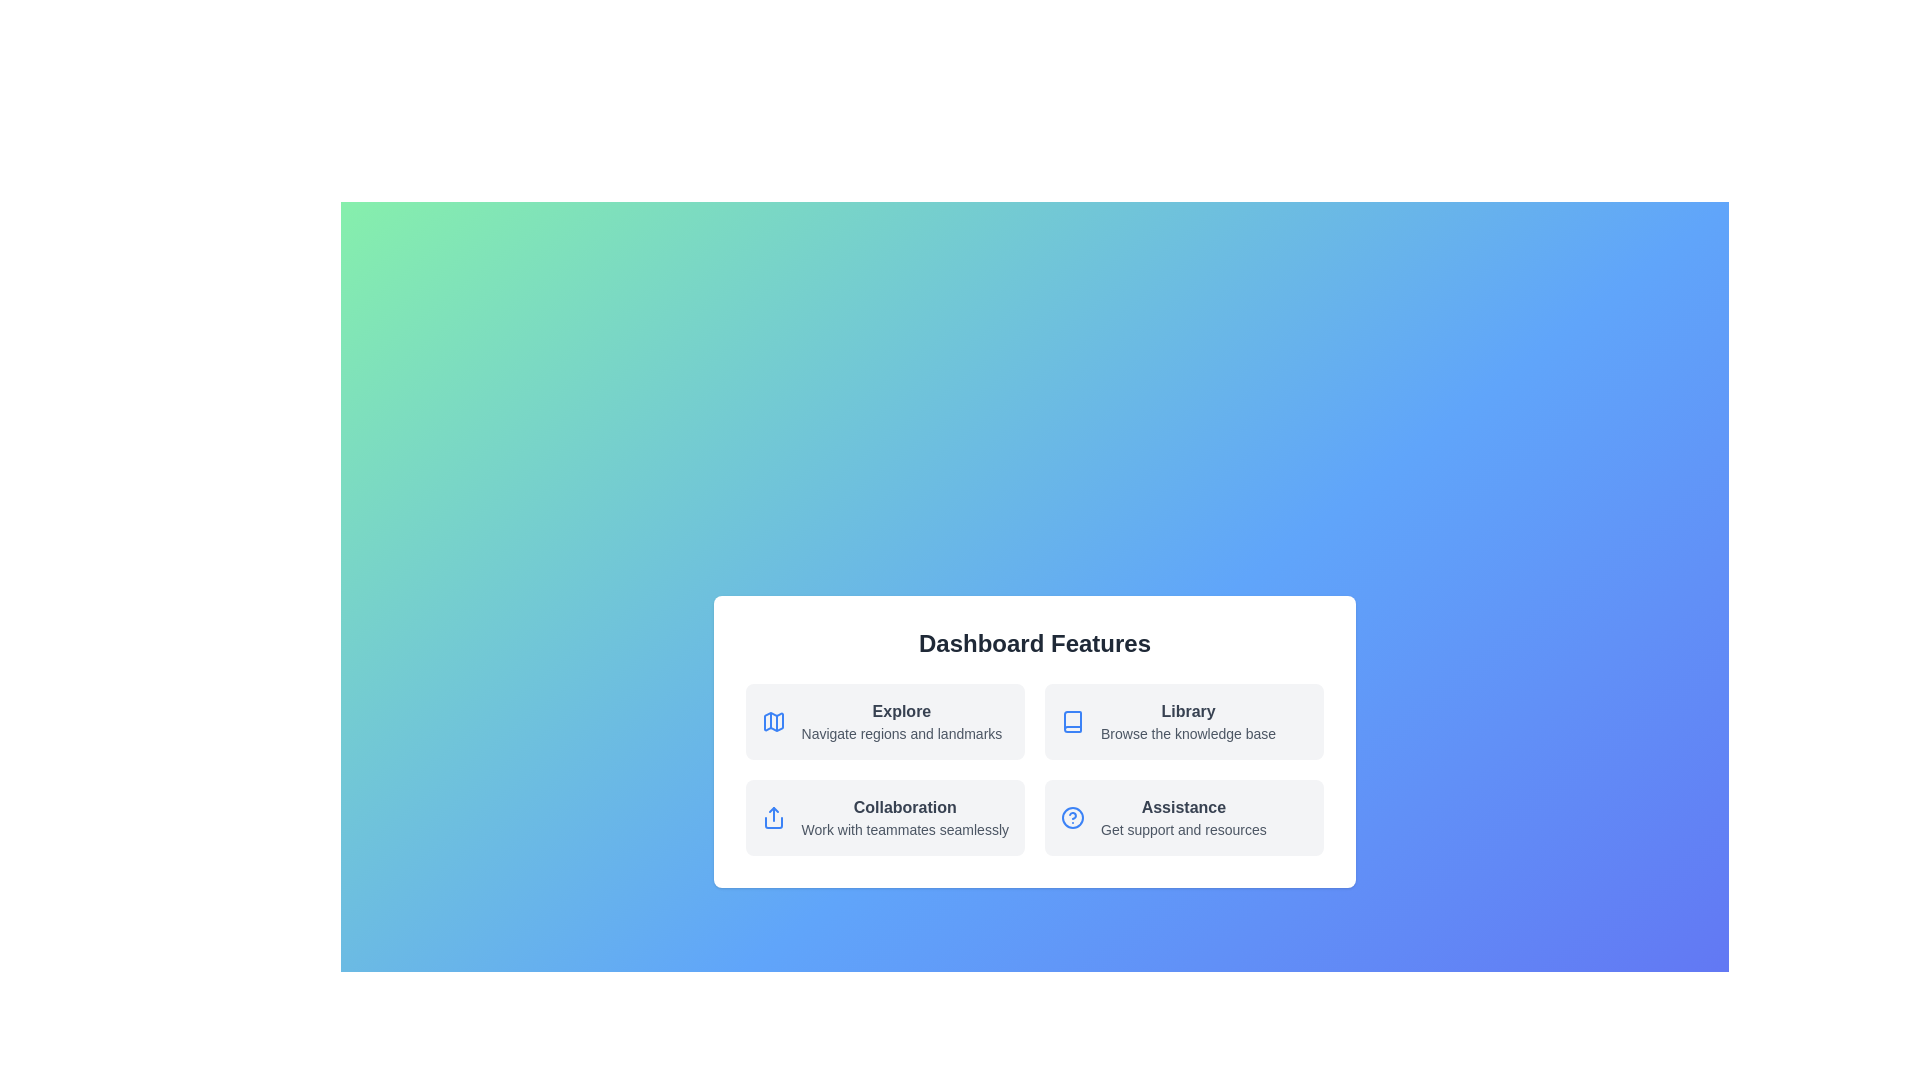  Describe the element at coordinates (1184, 817) in the screenshot. I see `the Assistance tile to explore its functionalities` at that location.